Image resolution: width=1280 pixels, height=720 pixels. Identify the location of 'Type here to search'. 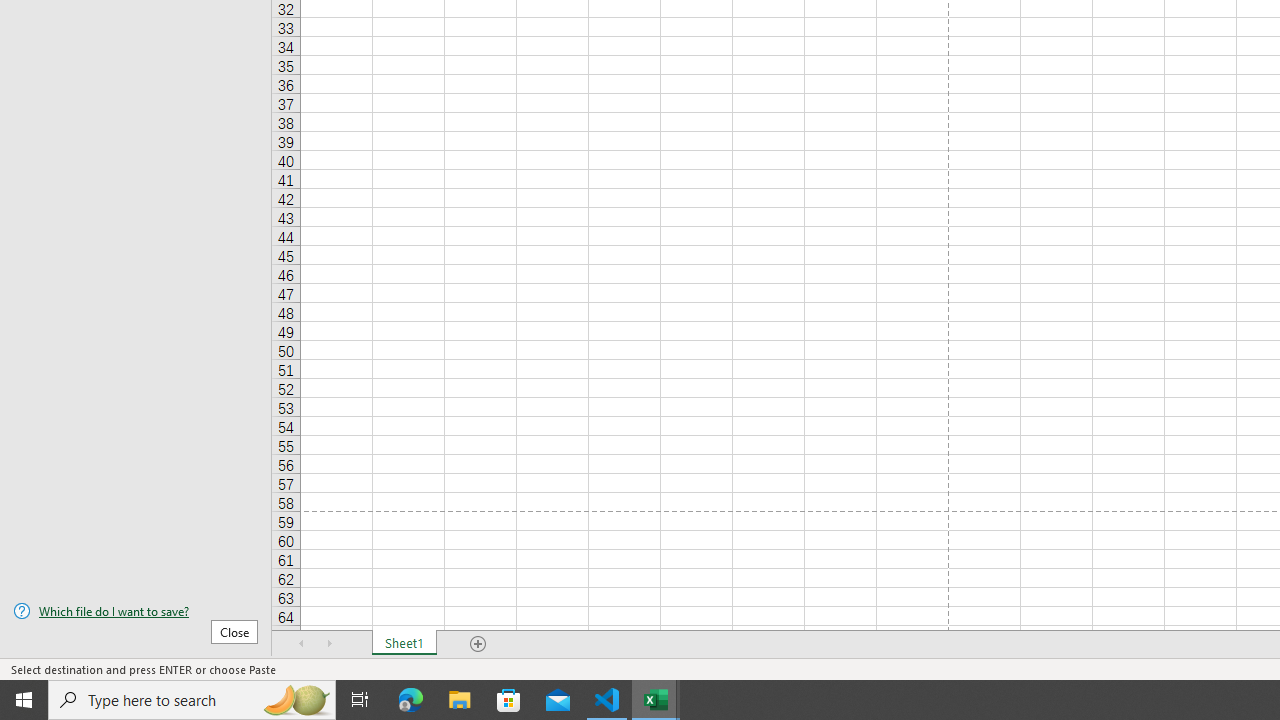
(192, 698).